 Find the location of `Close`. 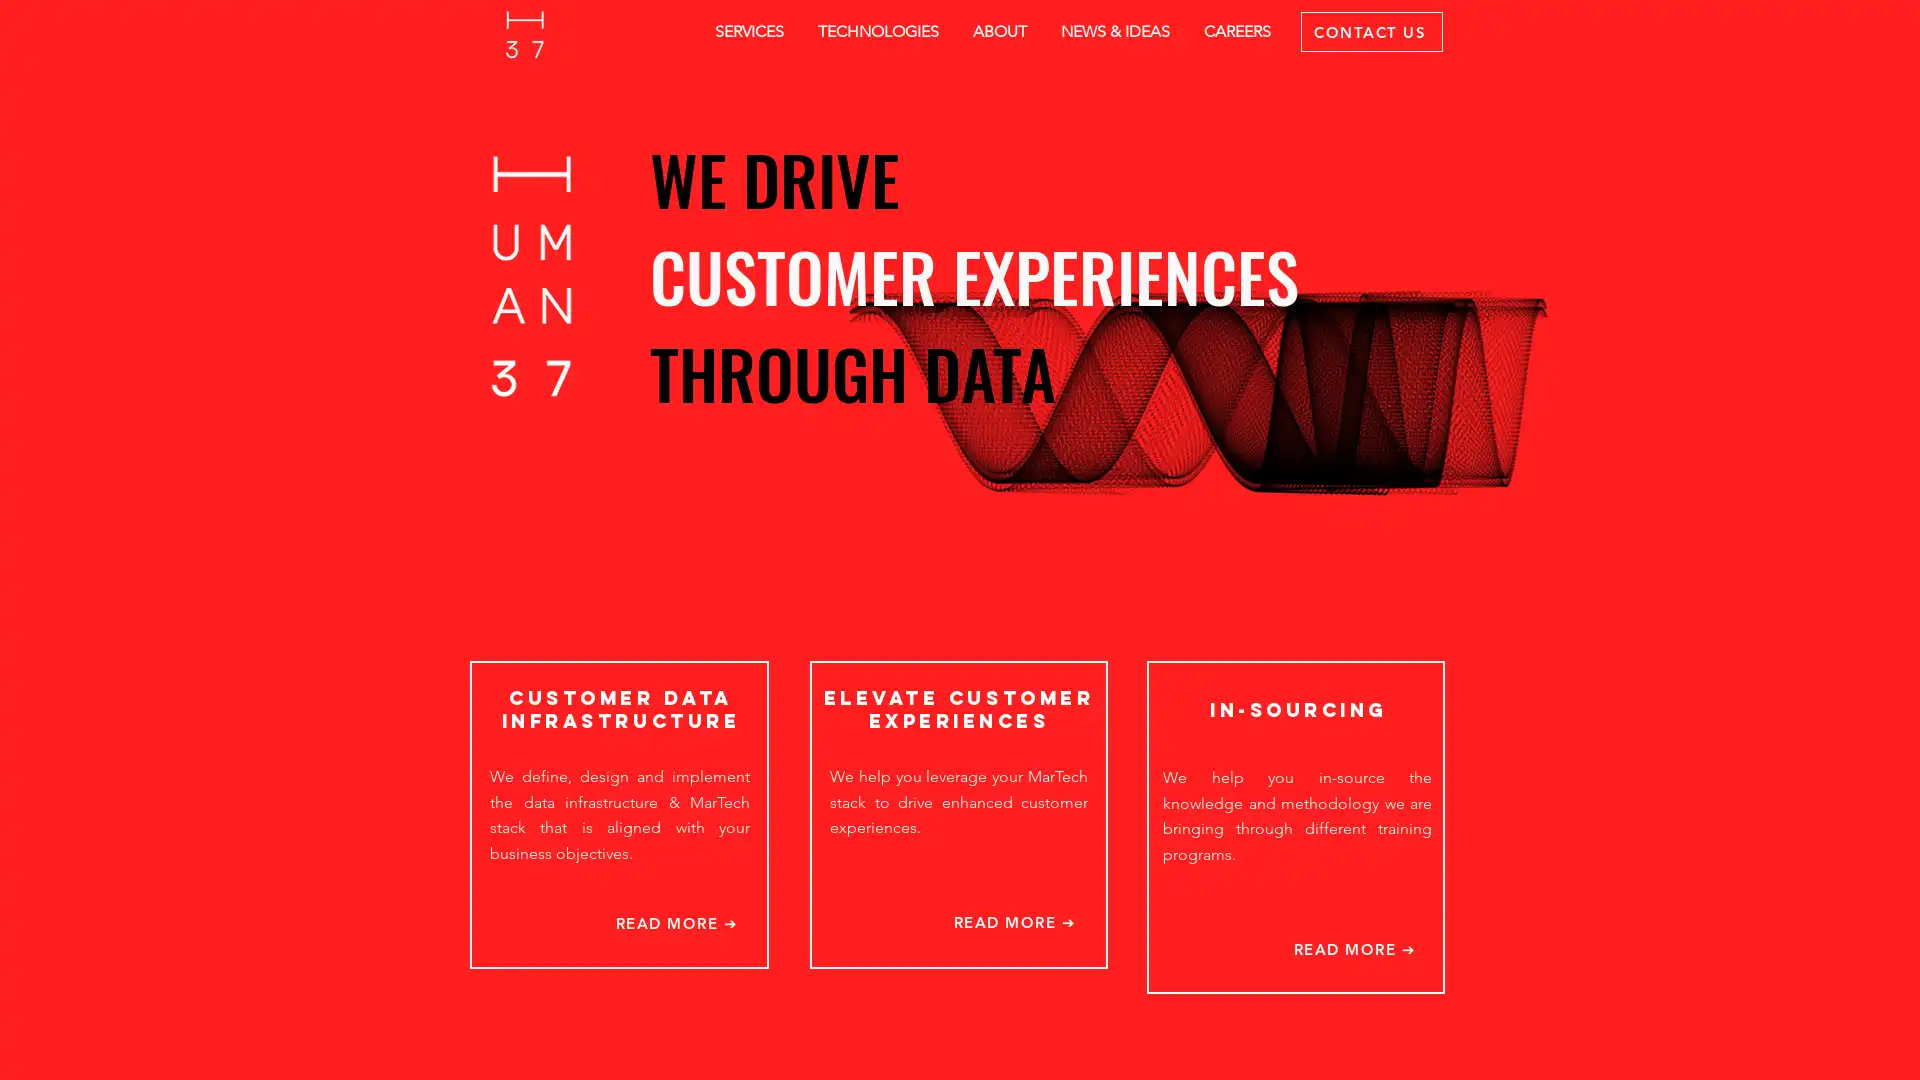

Close is located at coordinates (1895, 1047).